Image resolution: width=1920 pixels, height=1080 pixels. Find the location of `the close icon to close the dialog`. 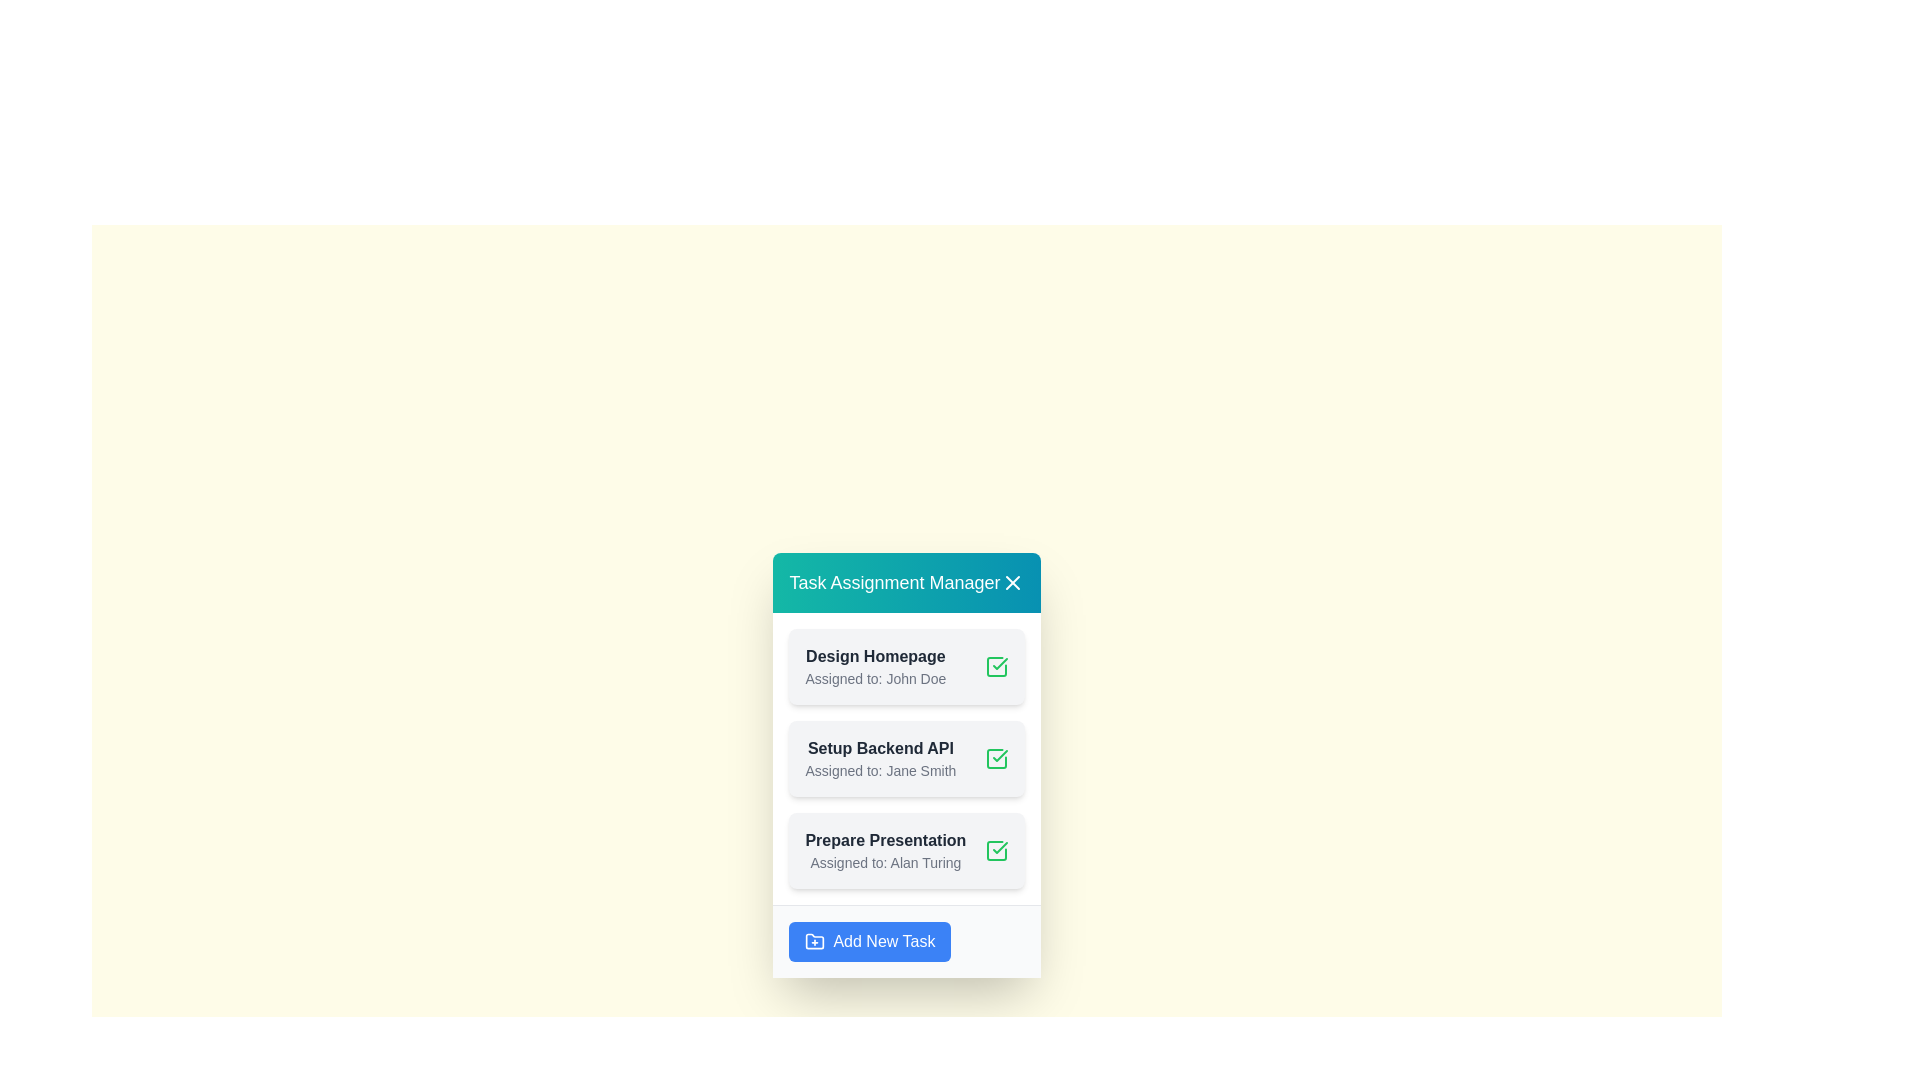

the close icon to close the dialog is located at coordinates (1012, 582).